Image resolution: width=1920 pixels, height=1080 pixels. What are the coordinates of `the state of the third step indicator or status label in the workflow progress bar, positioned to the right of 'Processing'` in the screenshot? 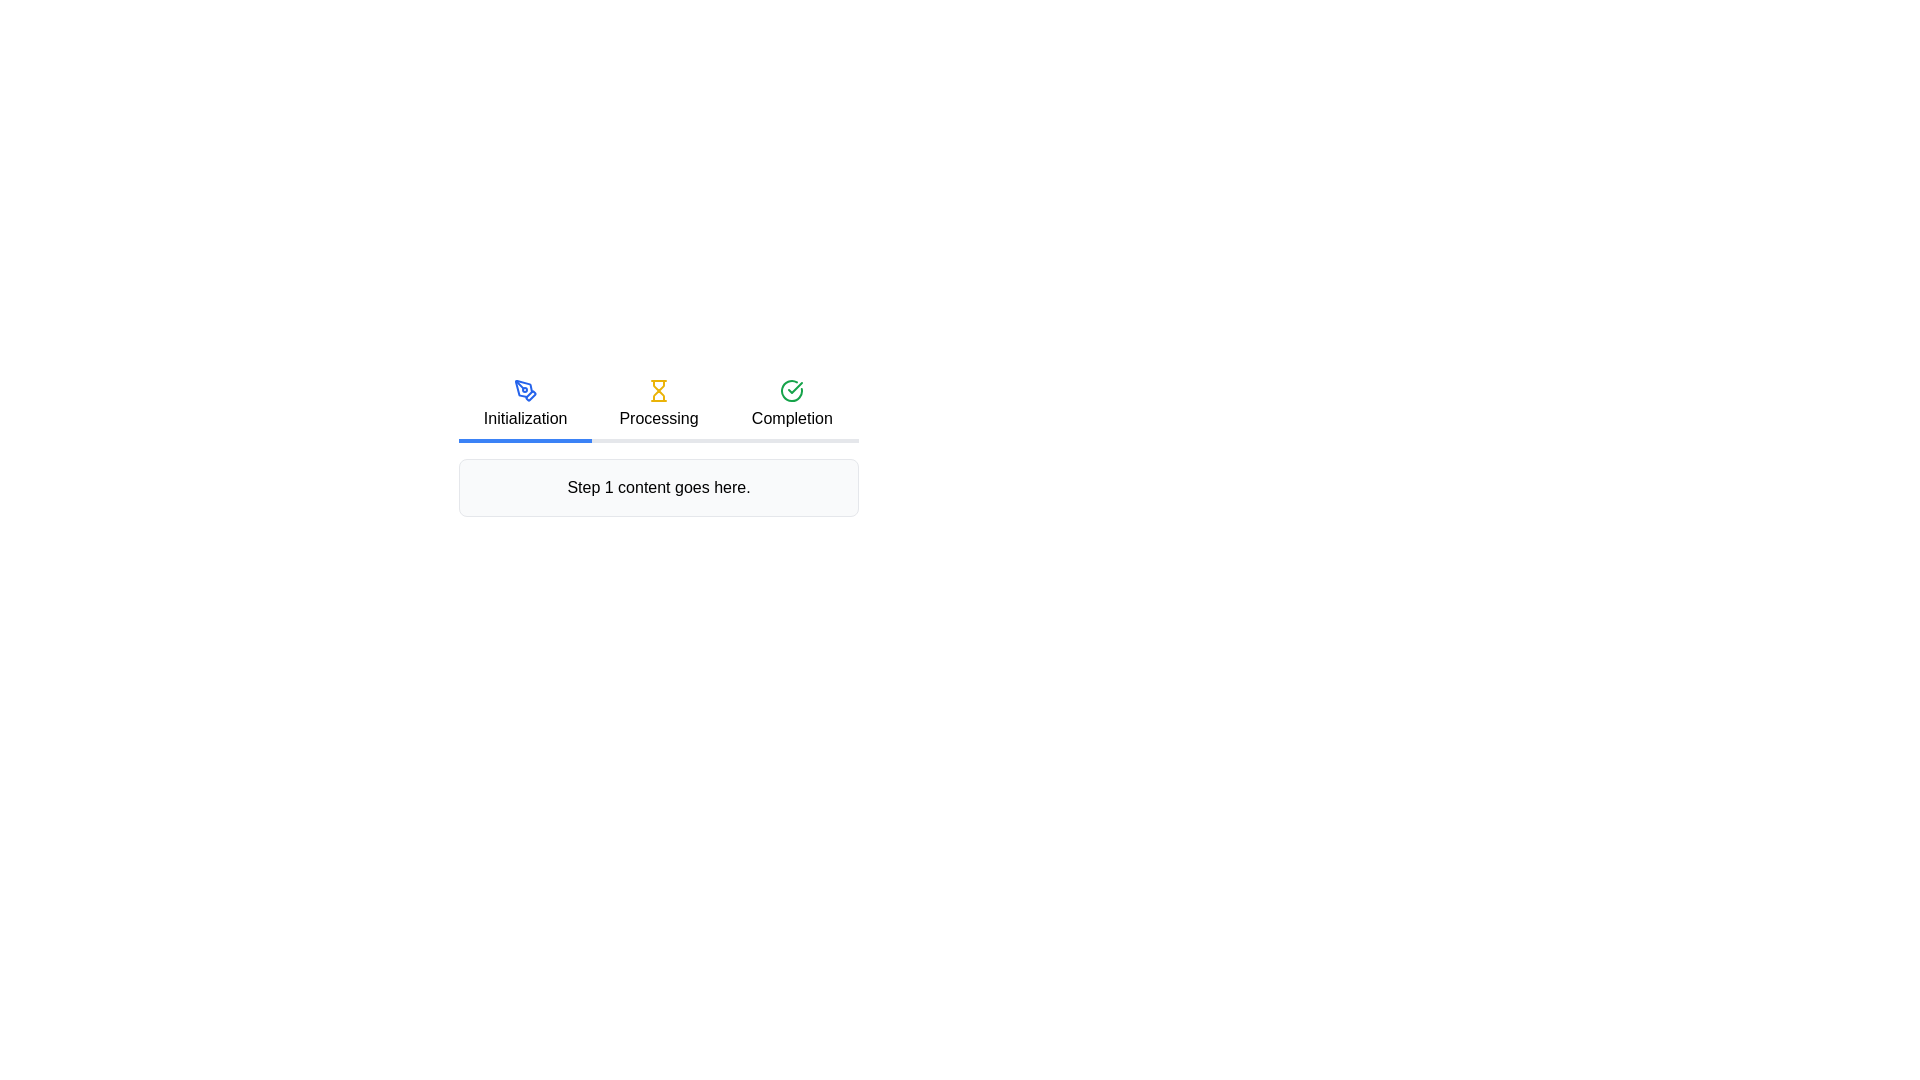 It's located at (791, 406).